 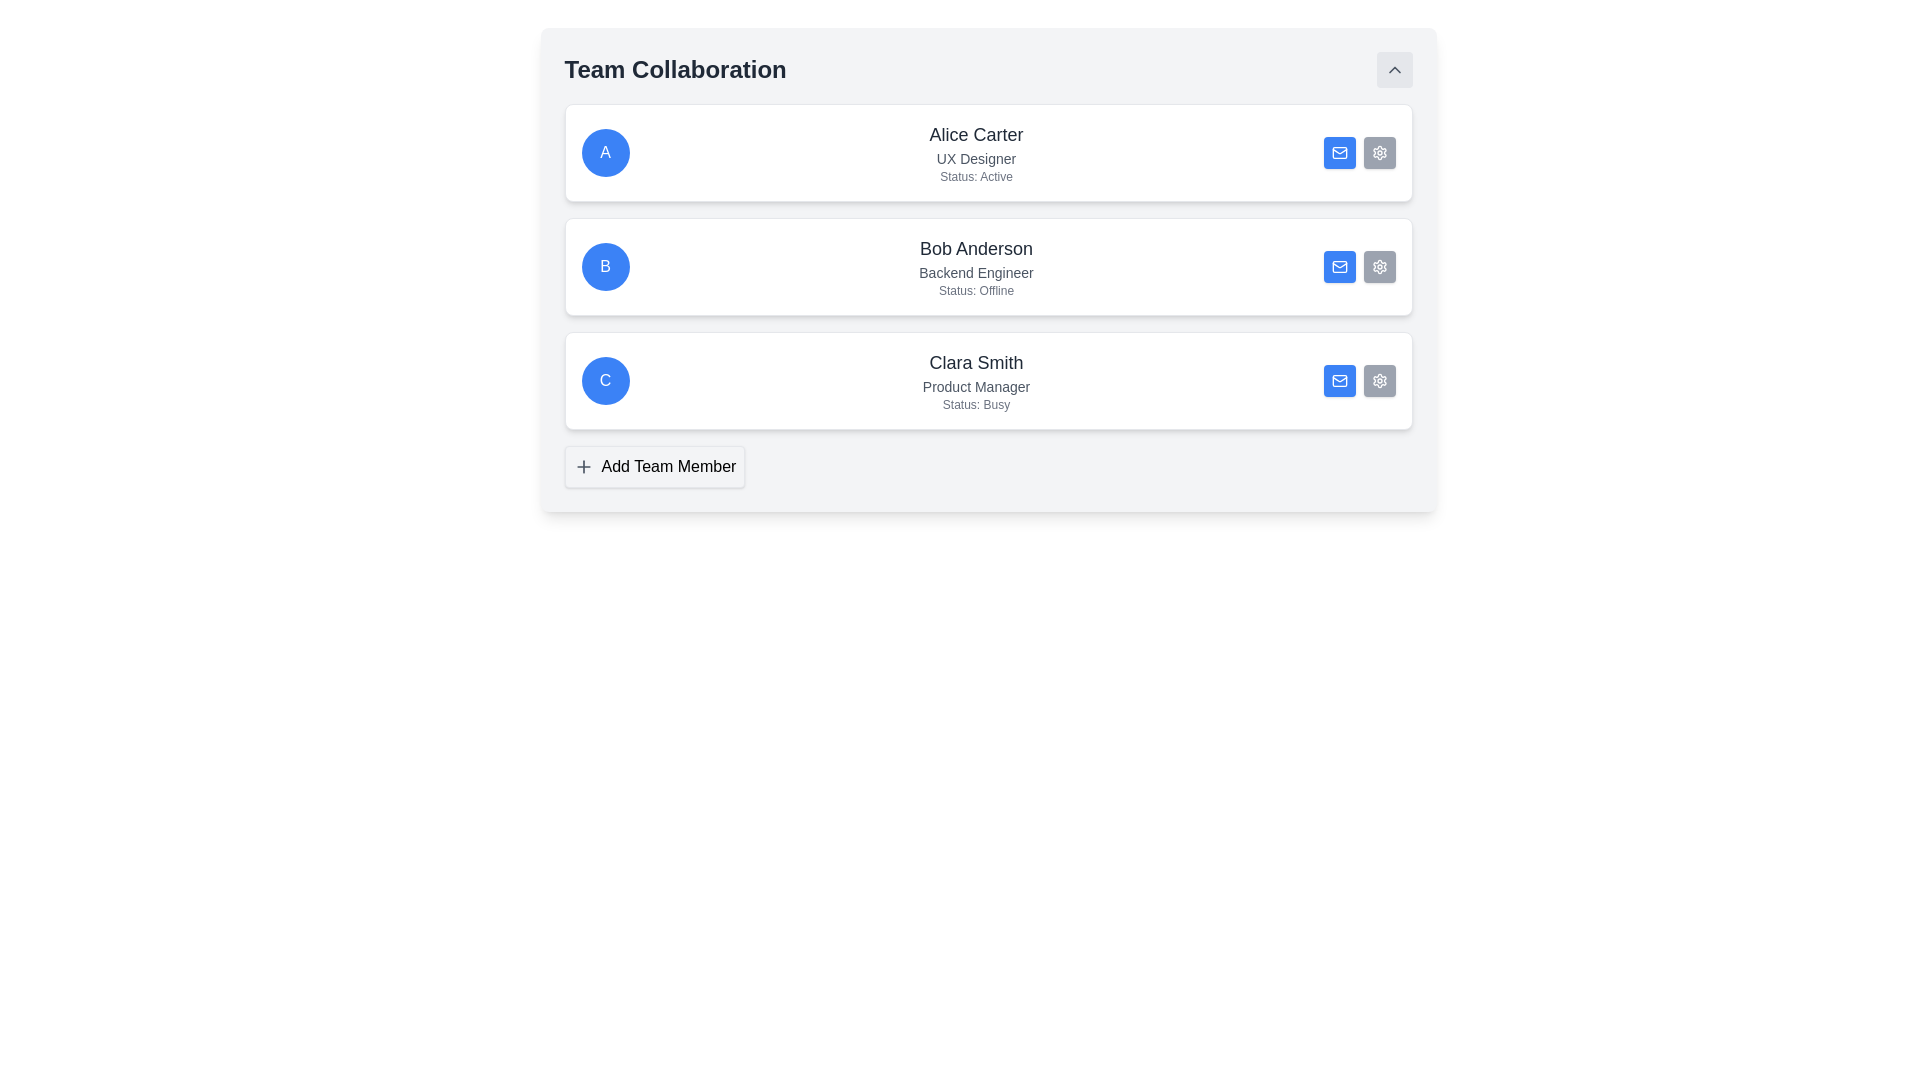 What do you see at coordinates (1339, 152) in the screenshot?
I see `the decorative rectangular shape with rounded corners within the blue mail icon, which is positioned to the right of 'Alice Carter, UX Designer, Status: Active'` at bounding box center [1339, 152].